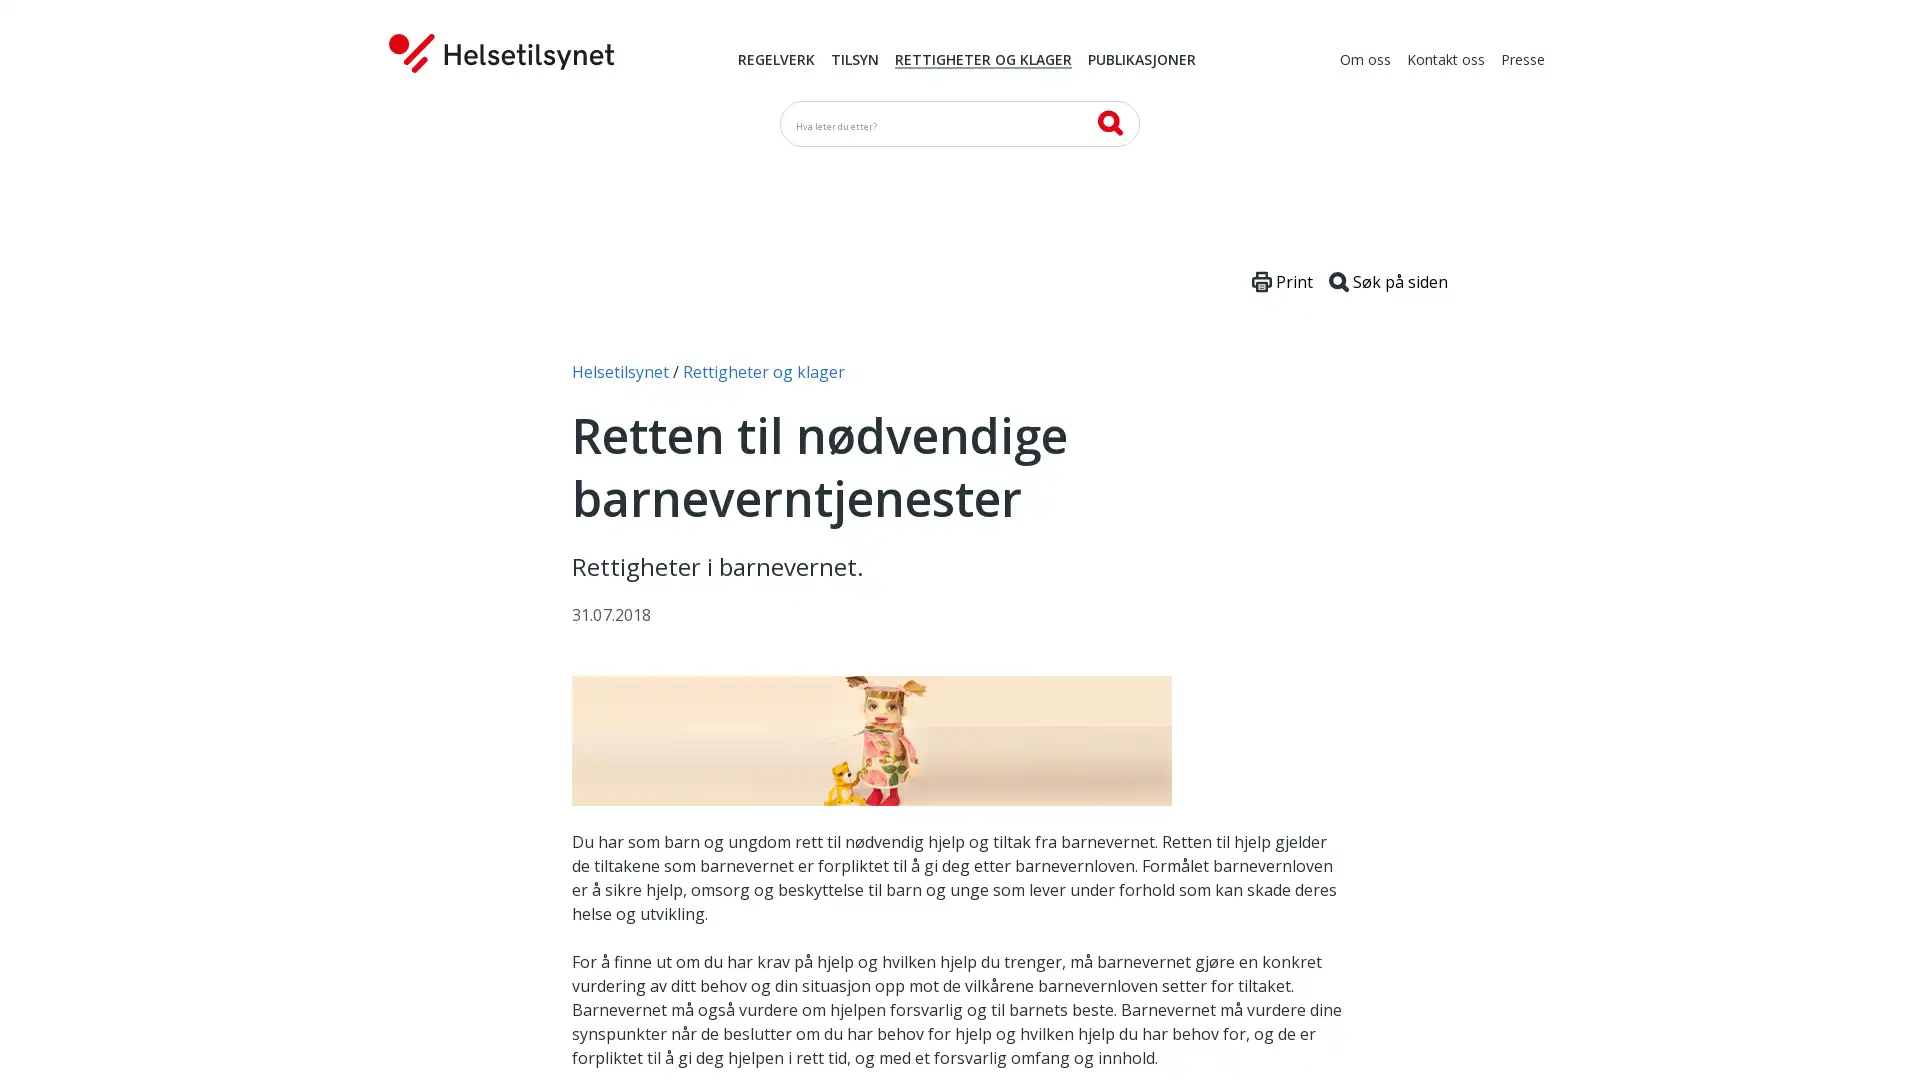 The image size is (1920, 1080). I want to click on Sk pa siden, so click(1387, 281).